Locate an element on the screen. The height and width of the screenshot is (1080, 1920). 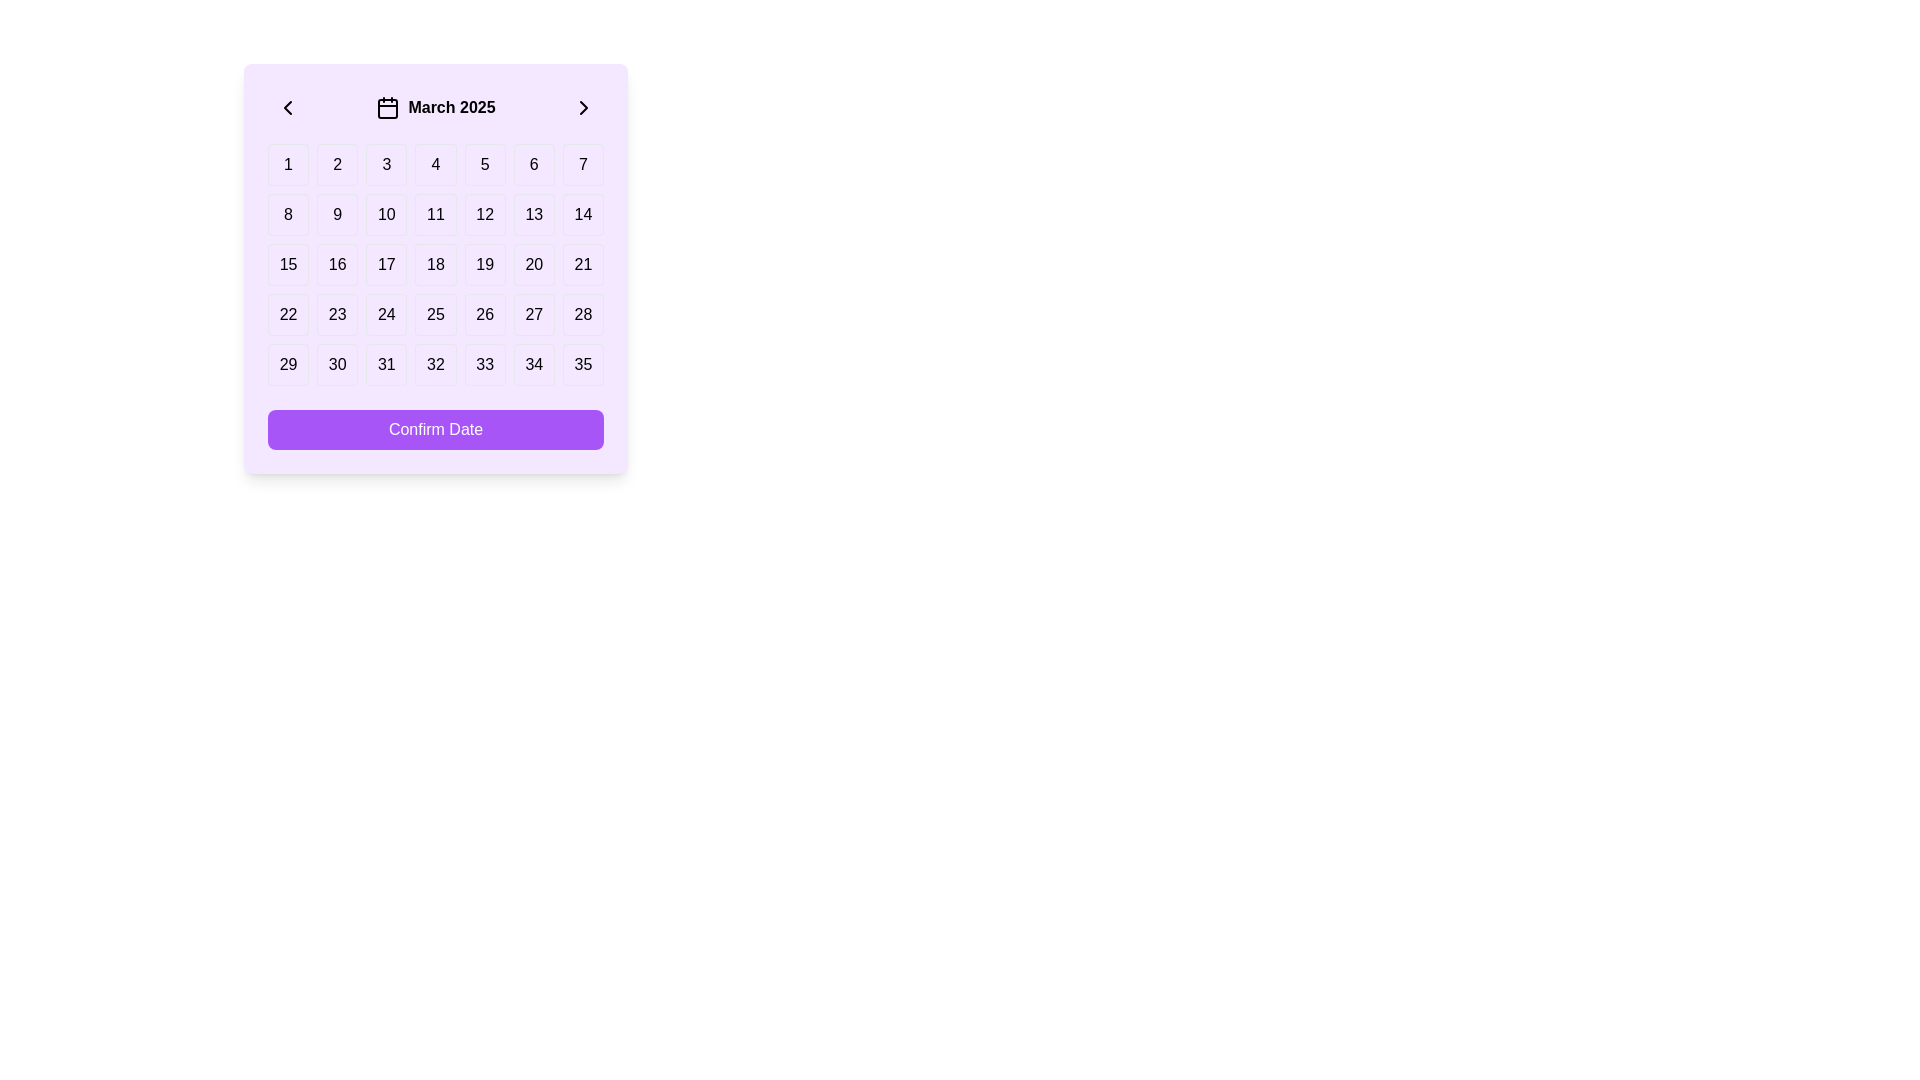
the selectable date cell representing the 3rd of March 2025 in the calendar interface is located at coordinates (386, 164).